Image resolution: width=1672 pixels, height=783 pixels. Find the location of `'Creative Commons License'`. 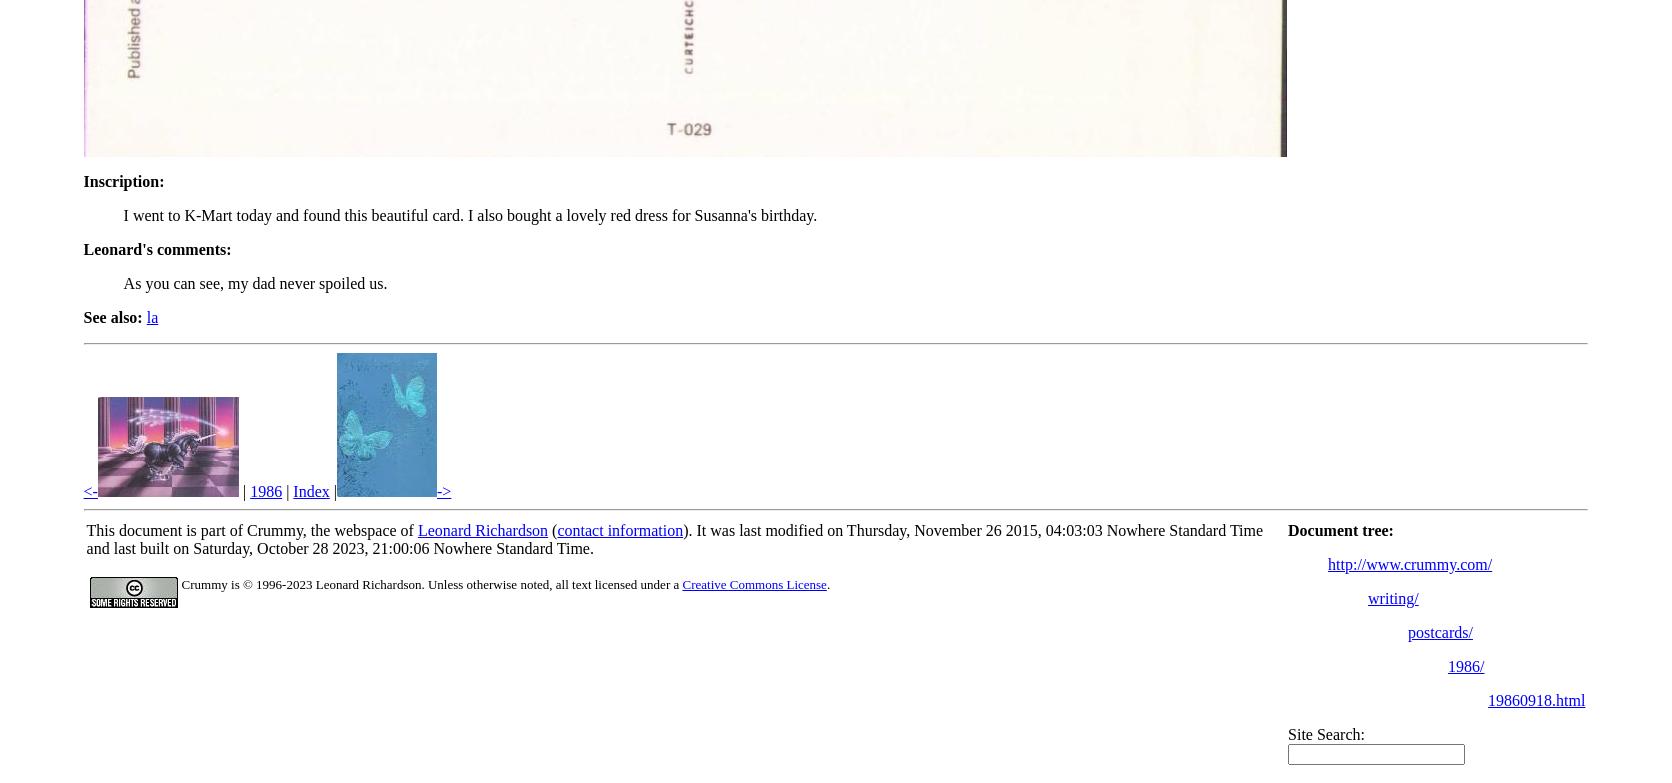

'Creative Commons License' is located at coordinates (753, 583).